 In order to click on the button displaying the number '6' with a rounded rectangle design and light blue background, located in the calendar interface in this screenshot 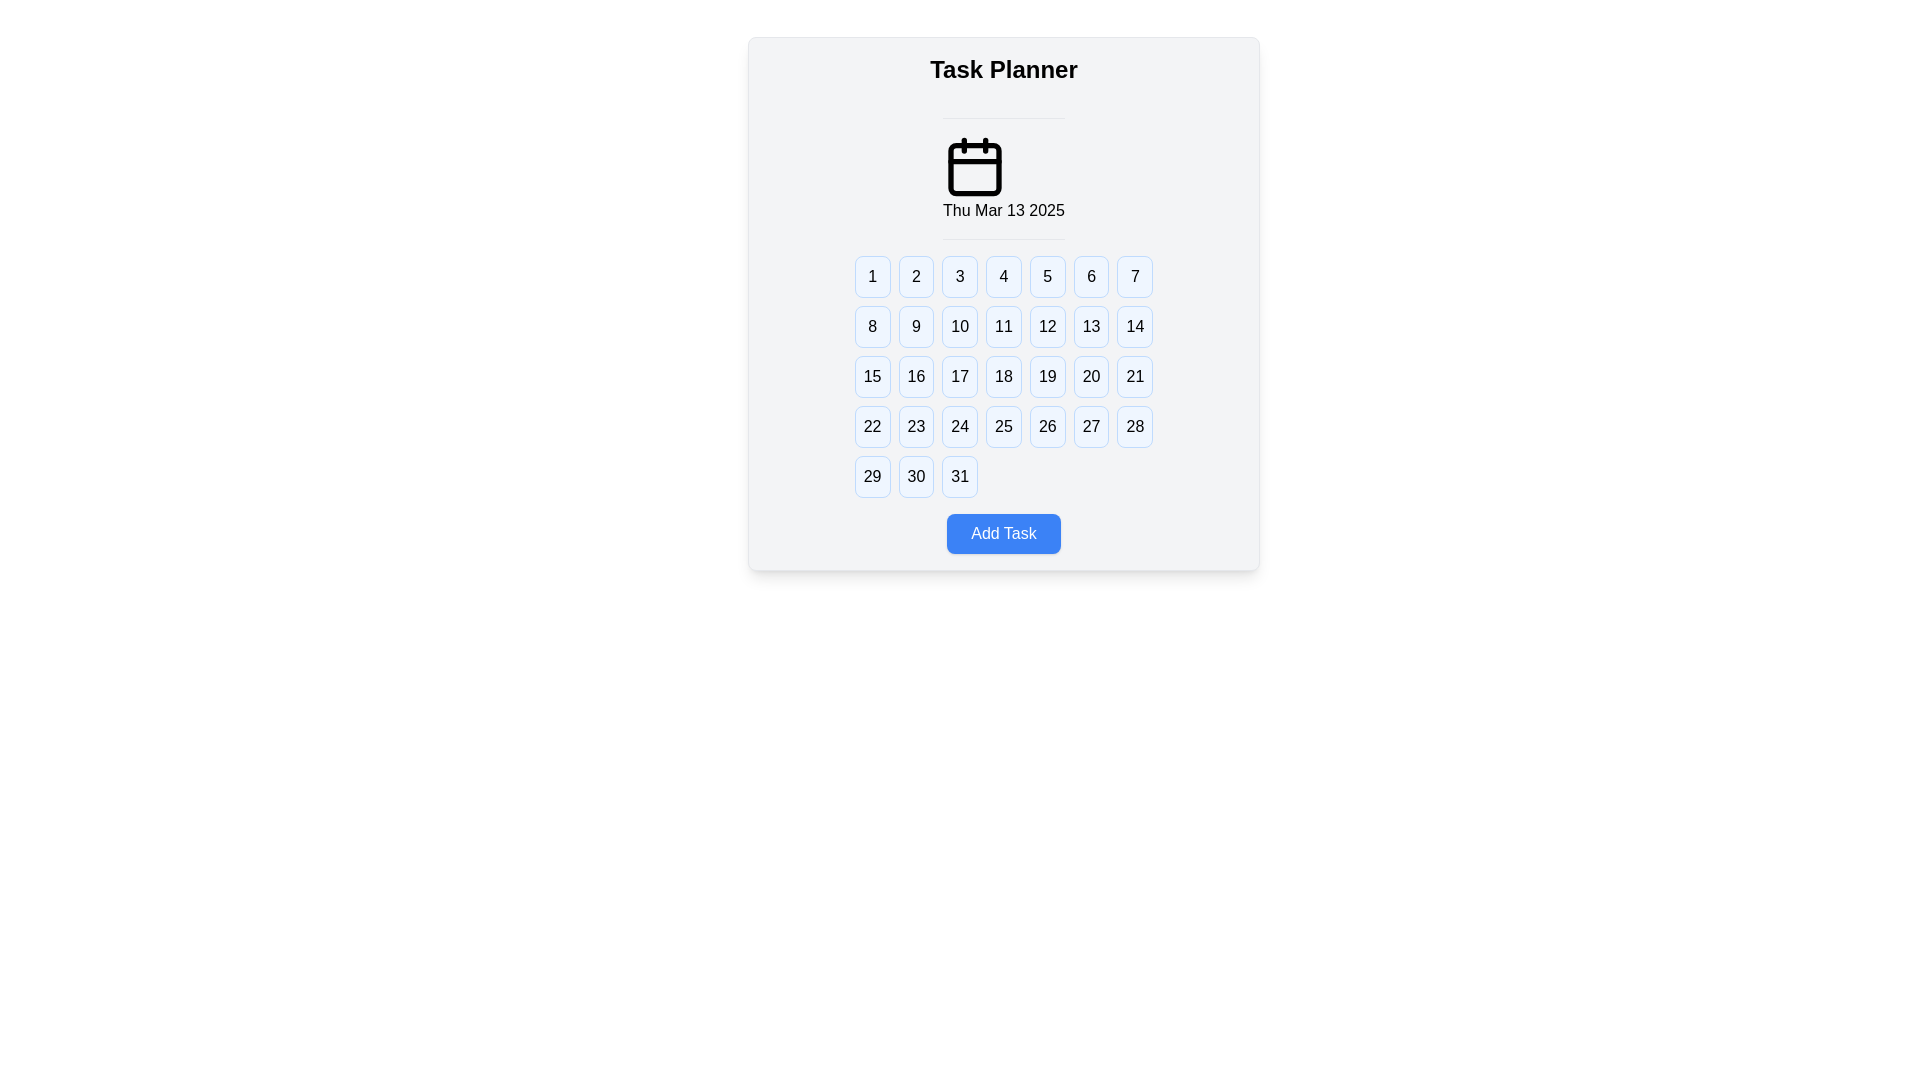, I will do `click(1090, 277)`.